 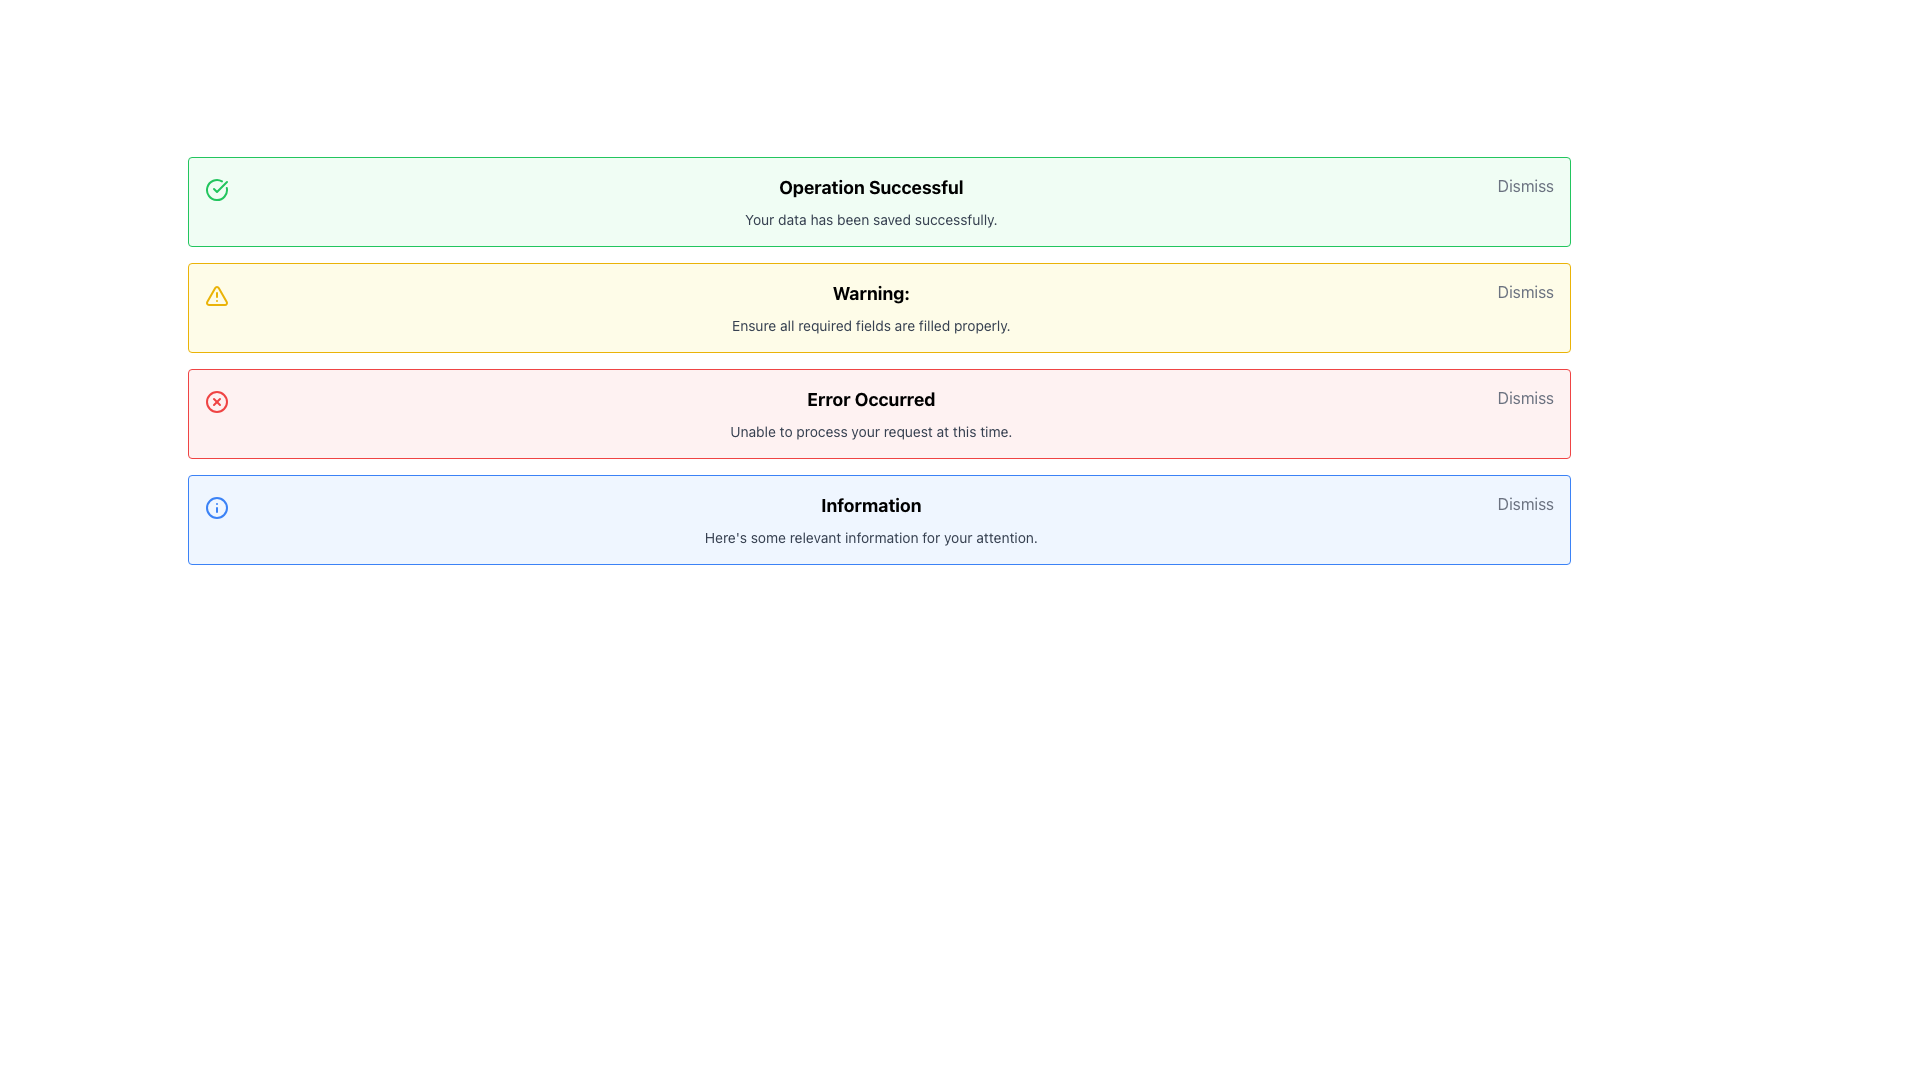 I want to click on the success completion icon located at the top-left corner of the green notification bar, so click(x=216, y=189).